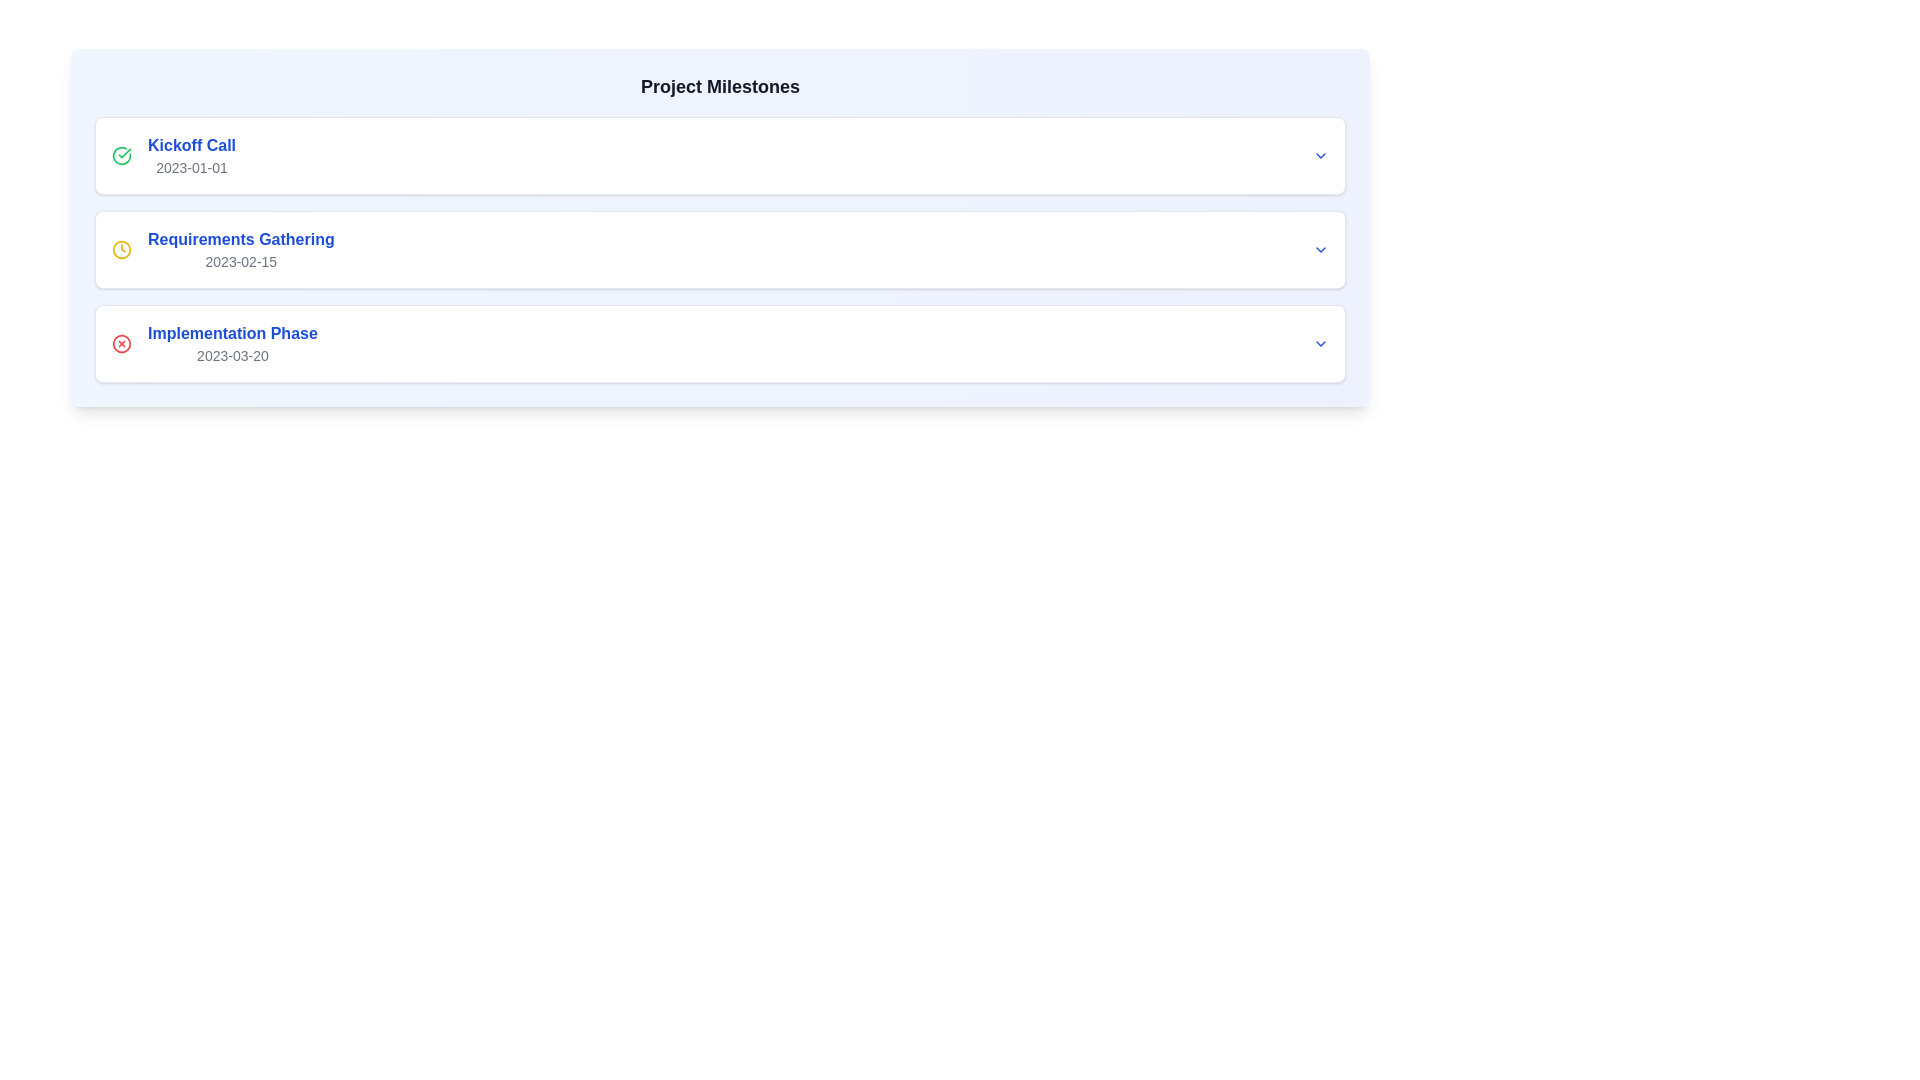 This screenshot has width=1920, height=1080. Describe the element at coordinates (223, 249) in the screenshot. I see `the 'Requirements Gathering' milestone text, which is the second item in the list of milestones under the heading 'Project Milestones'` at that location.